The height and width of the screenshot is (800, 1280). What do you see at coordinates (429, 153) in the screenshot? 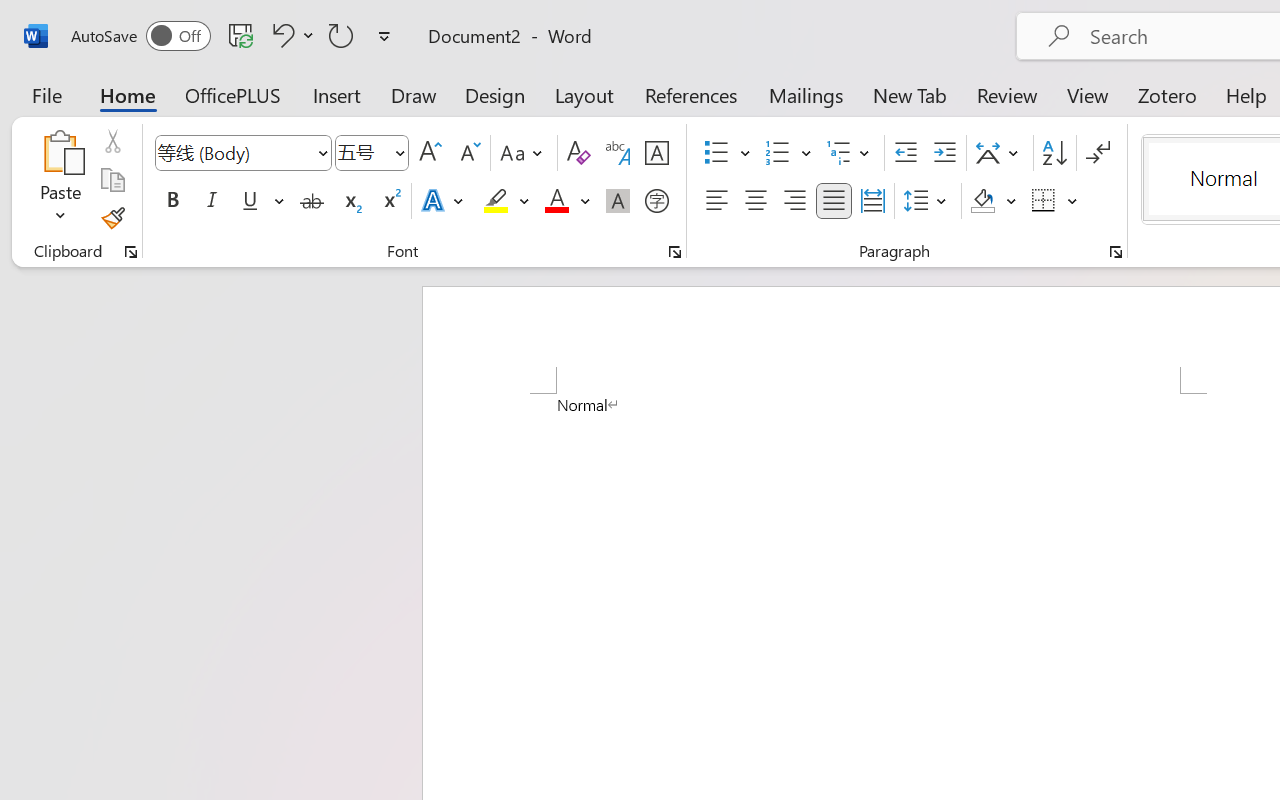
I see `'Grow Font'` at bounding box center [429, 153].